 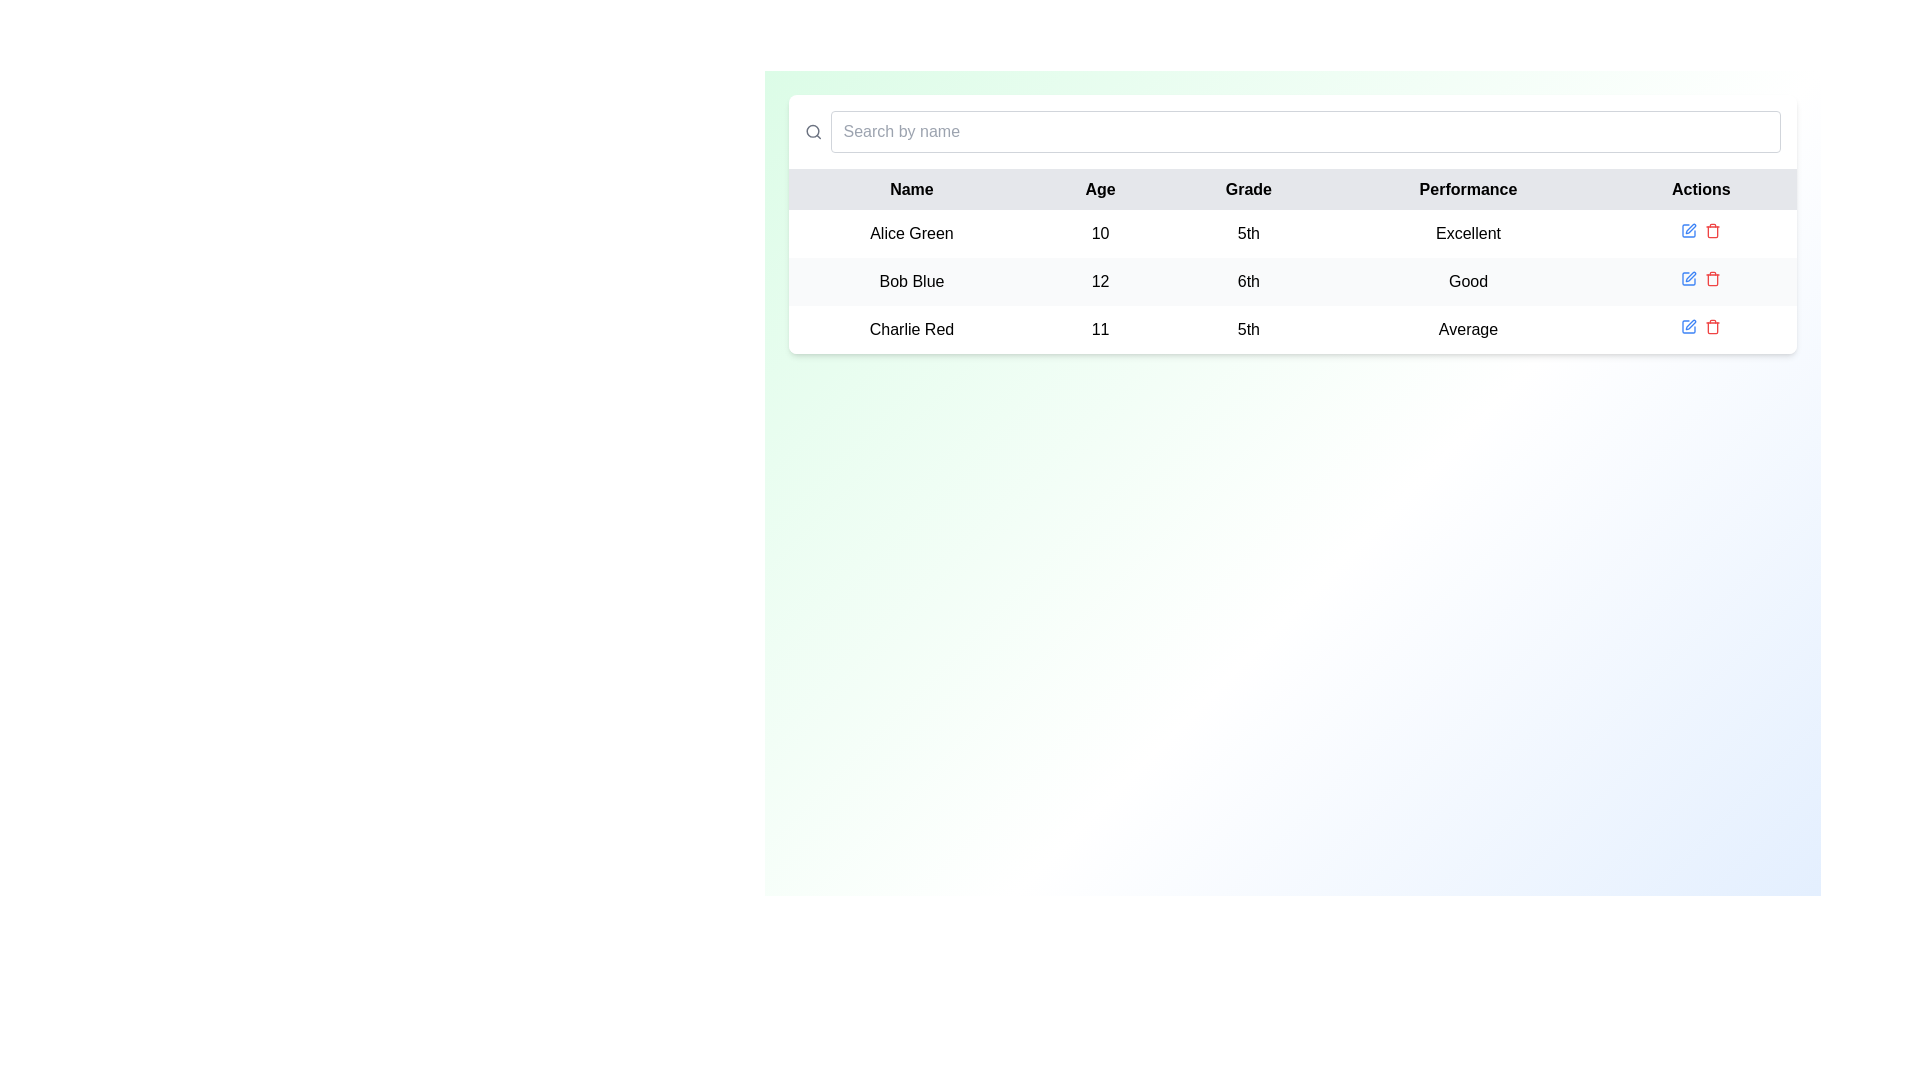 I want to click on the cell in the third row of the data table displaying details for 'Charlie Red', so click(x=1292, y=329).